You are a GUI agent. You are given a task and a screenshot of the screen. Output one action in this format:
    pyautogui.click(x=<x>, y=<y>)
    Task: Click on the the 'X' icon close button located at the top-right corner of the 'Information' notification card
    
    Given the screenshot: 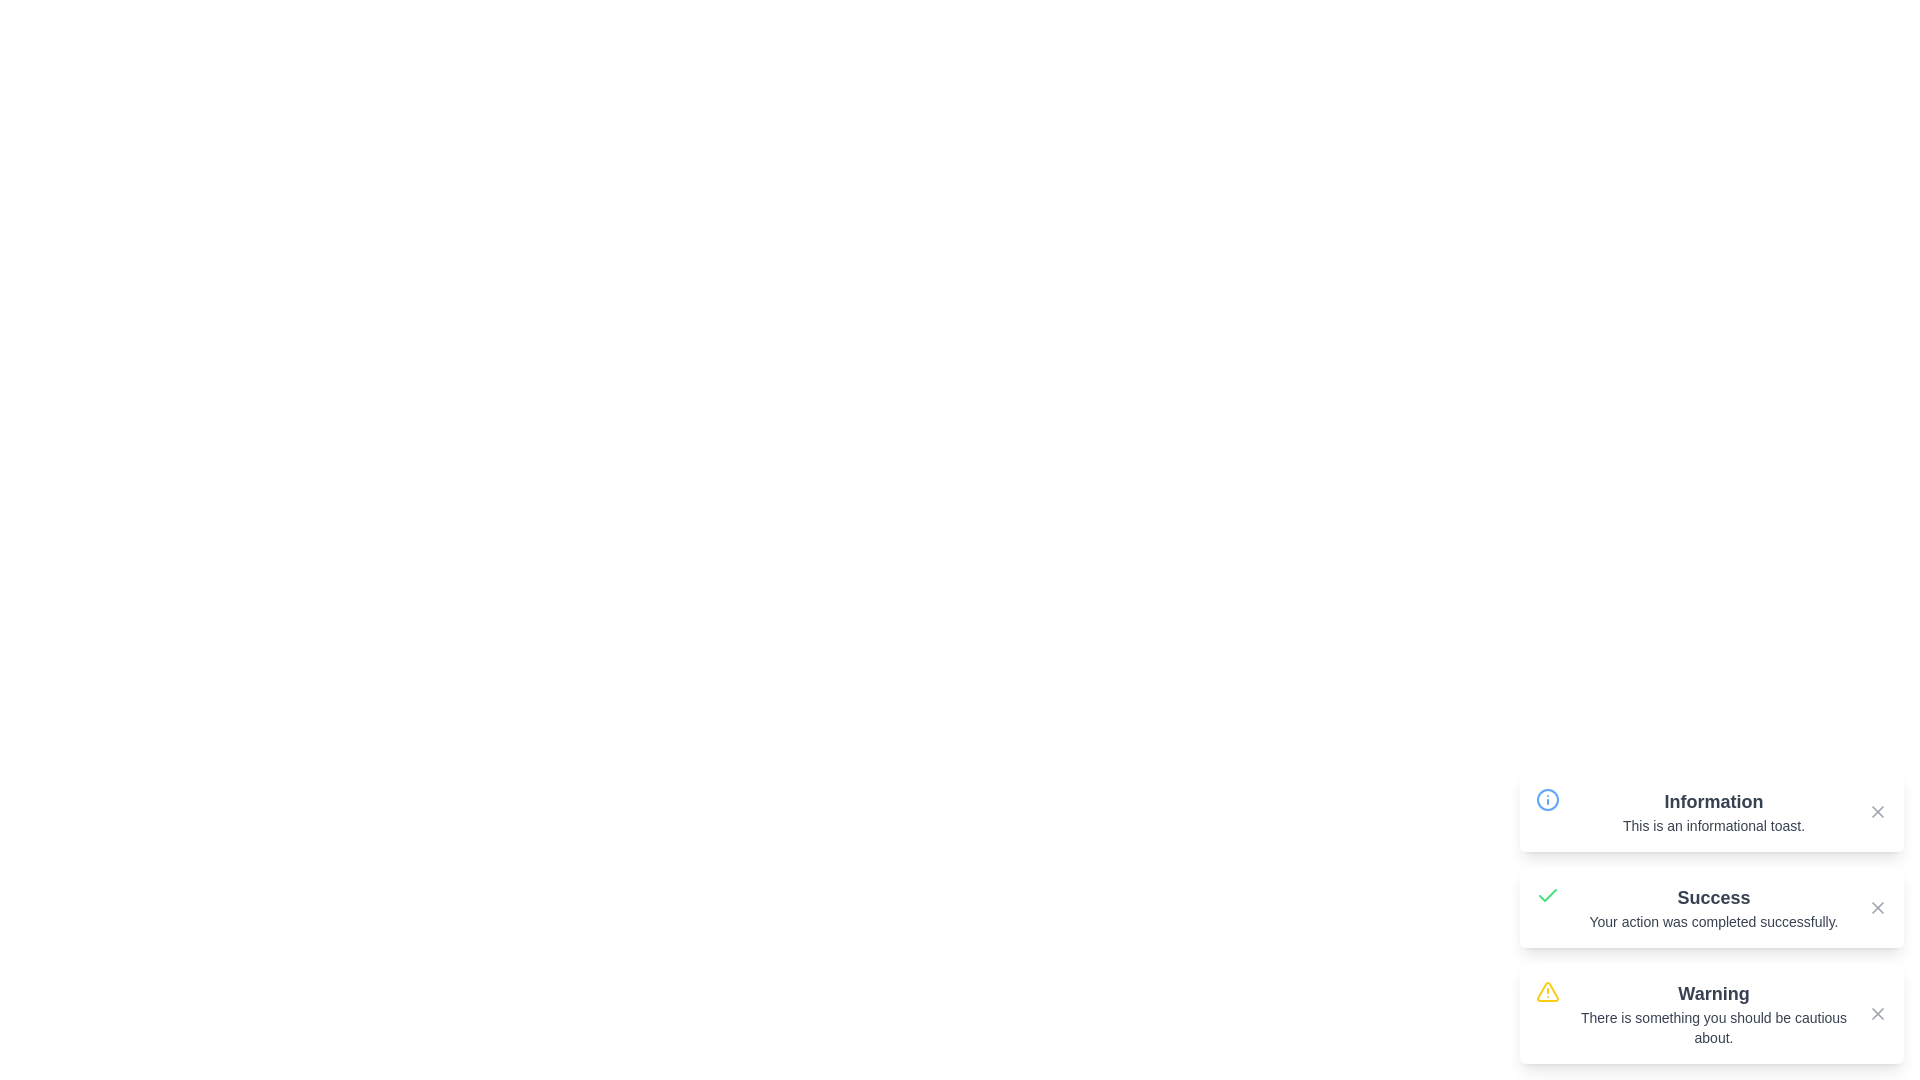 What is the action you would take?
    pyautogui.click(x=1876, y=812)
    